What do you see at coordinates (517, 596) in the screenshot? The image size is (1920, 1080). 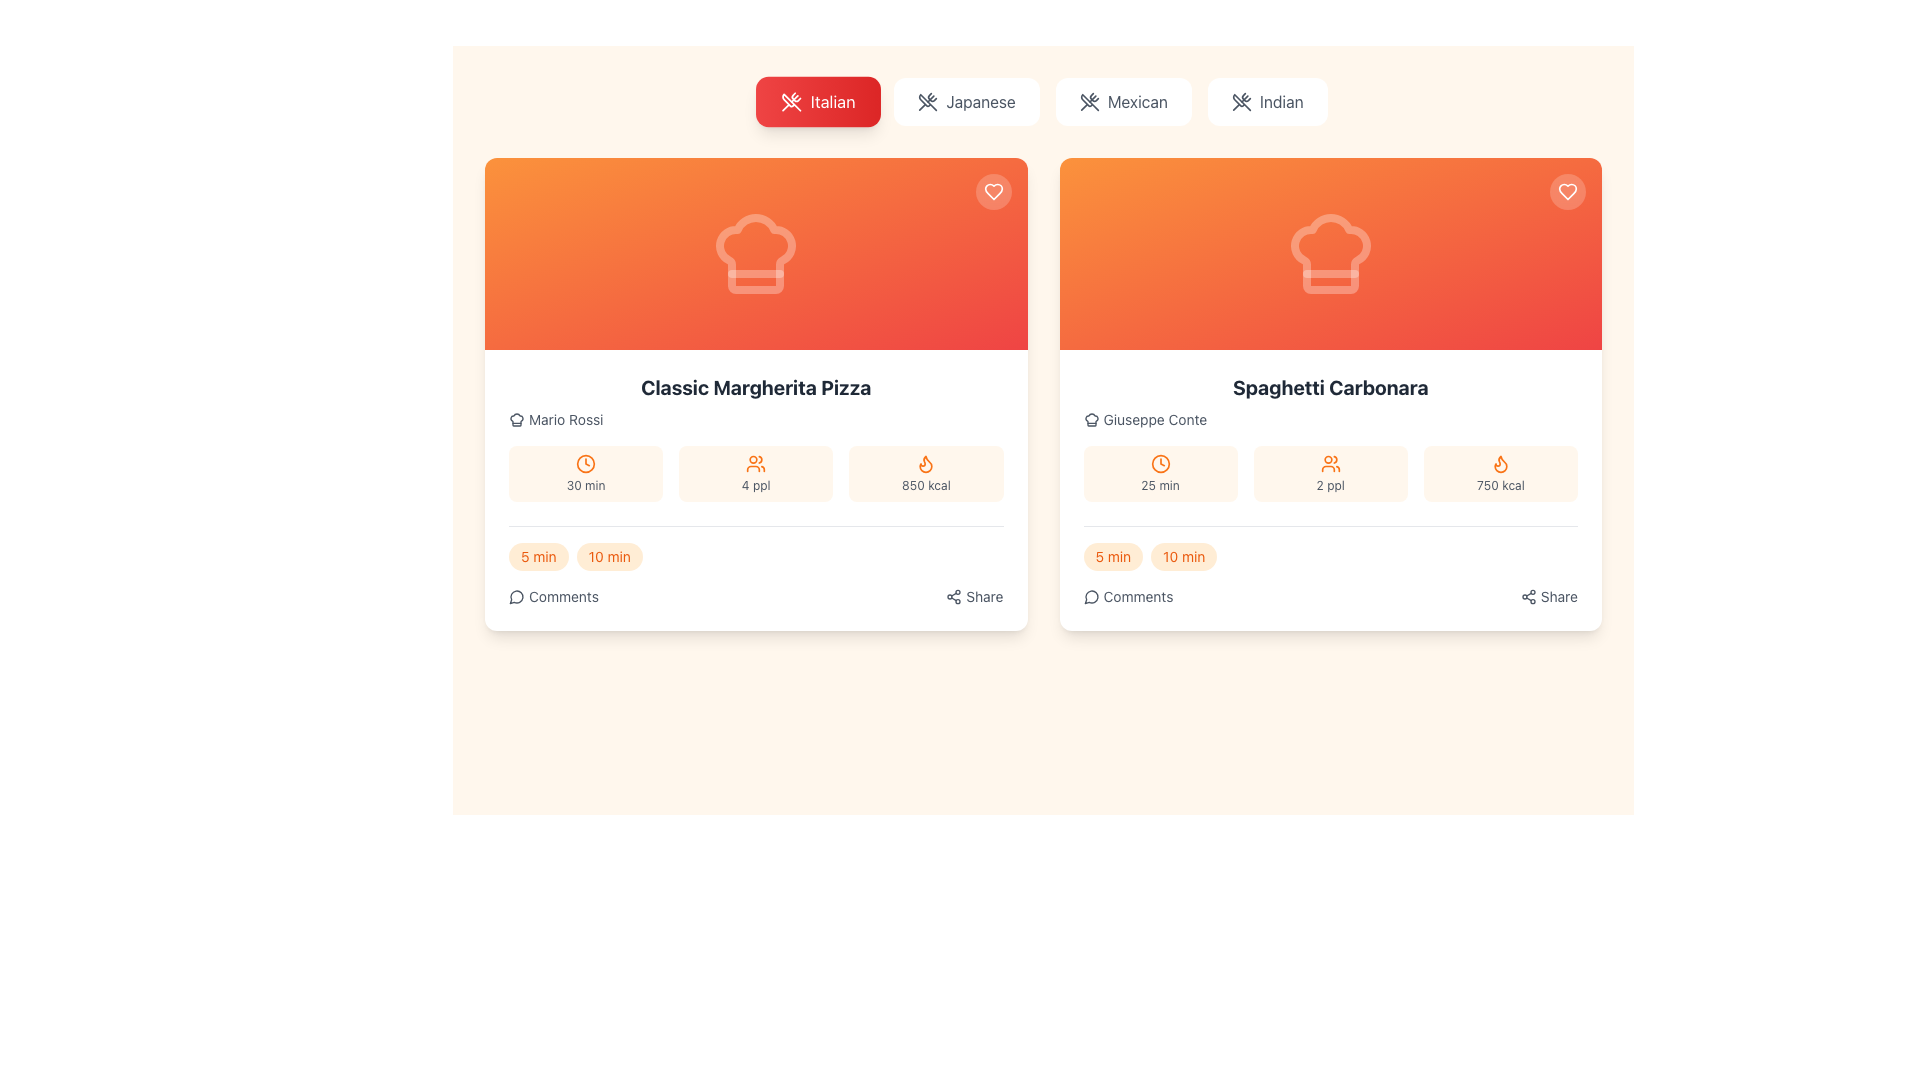 I see `the comments icon located to the left of the word 'Comments' in the section below the 'Classic Margherita Pizza' recipe card` at bounding box center [517, 596].